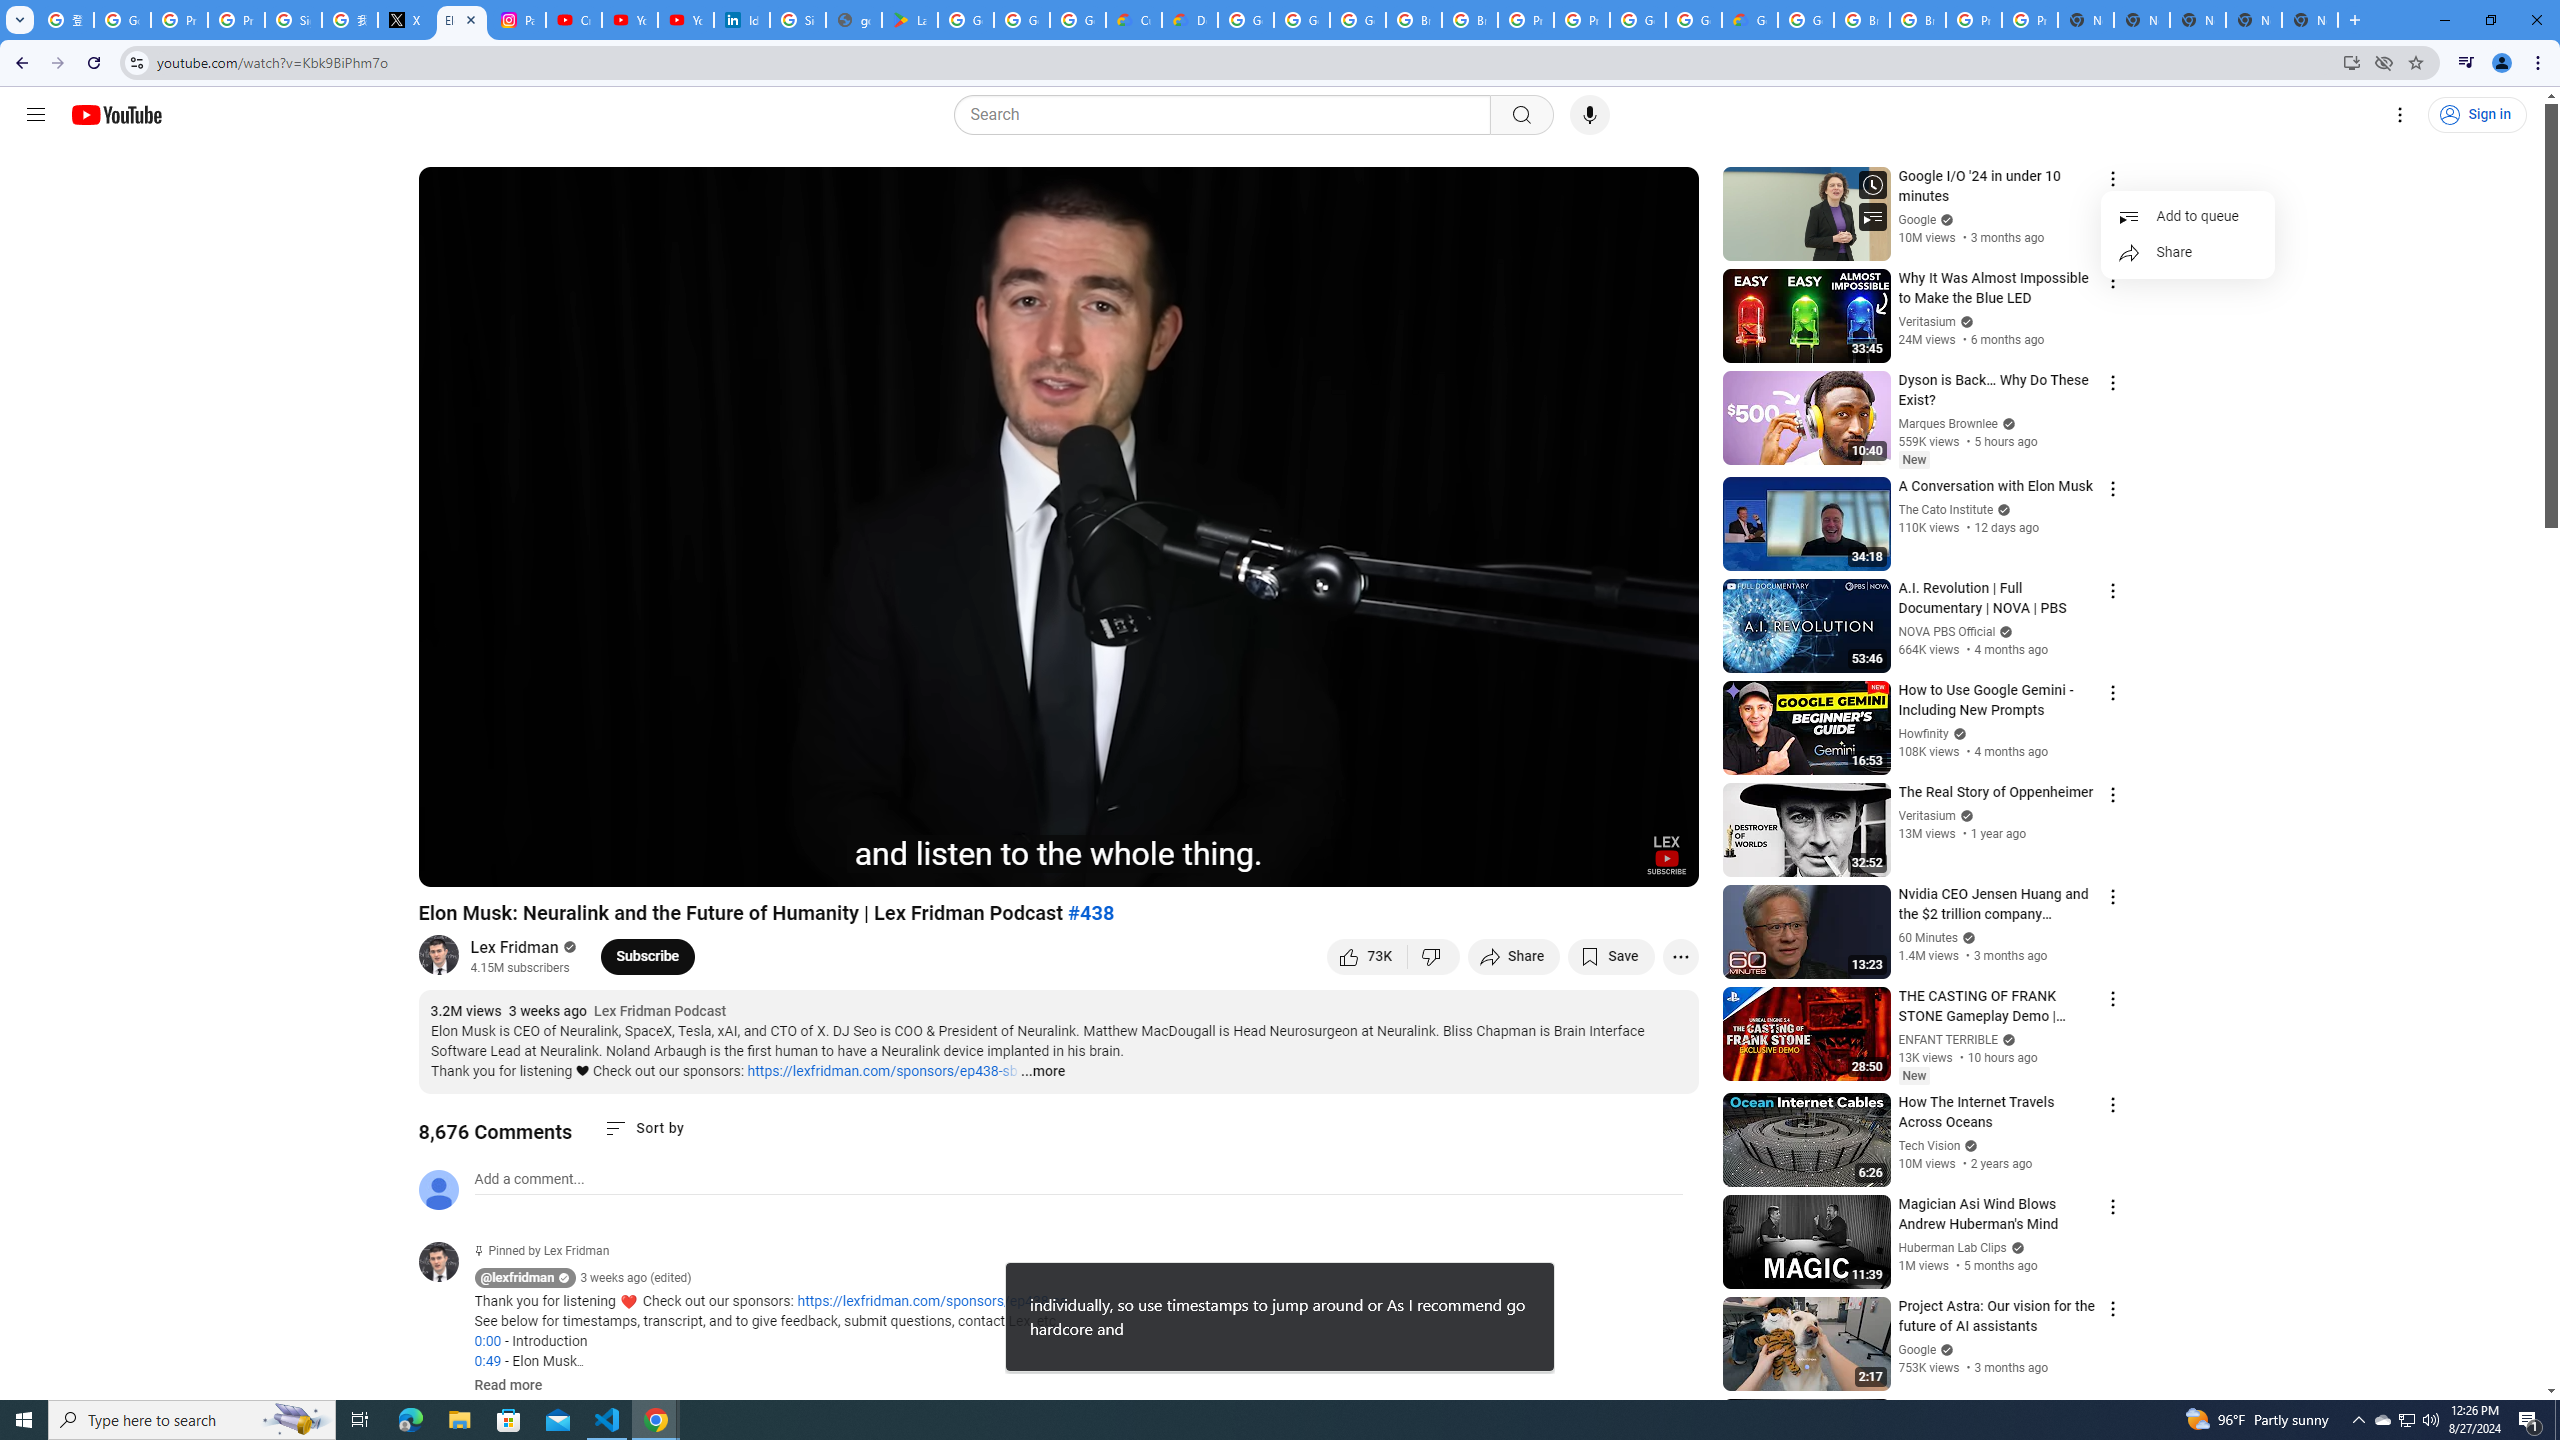  I want to click on 'Sign in - Google Accounts', so click(796, 19).